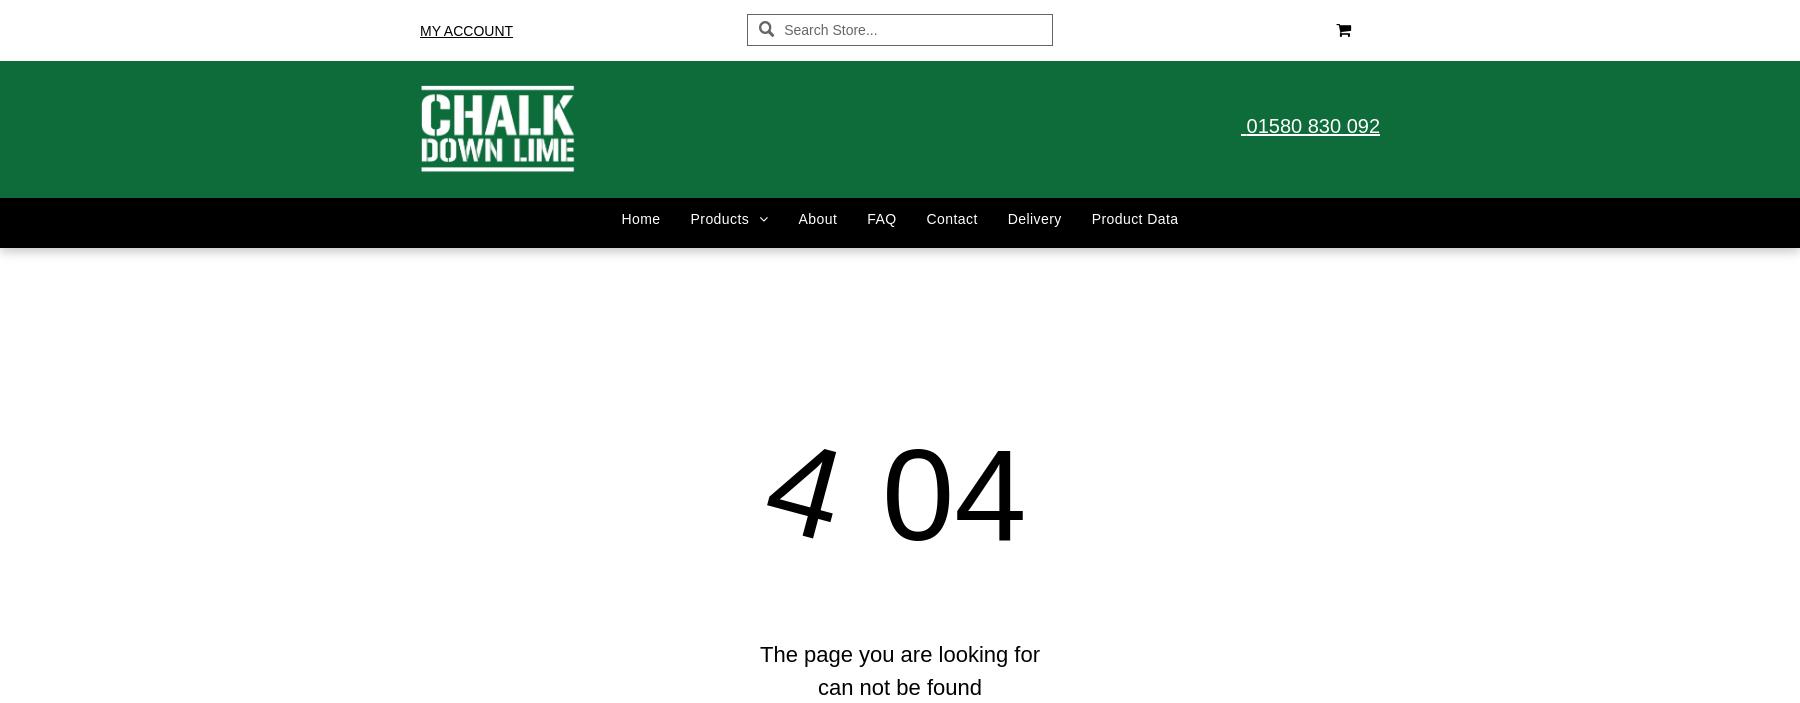 The image size is (1800, 703). Describe the element at coordinates (817, 218) in the screenshot. I see `'About'` at that location.